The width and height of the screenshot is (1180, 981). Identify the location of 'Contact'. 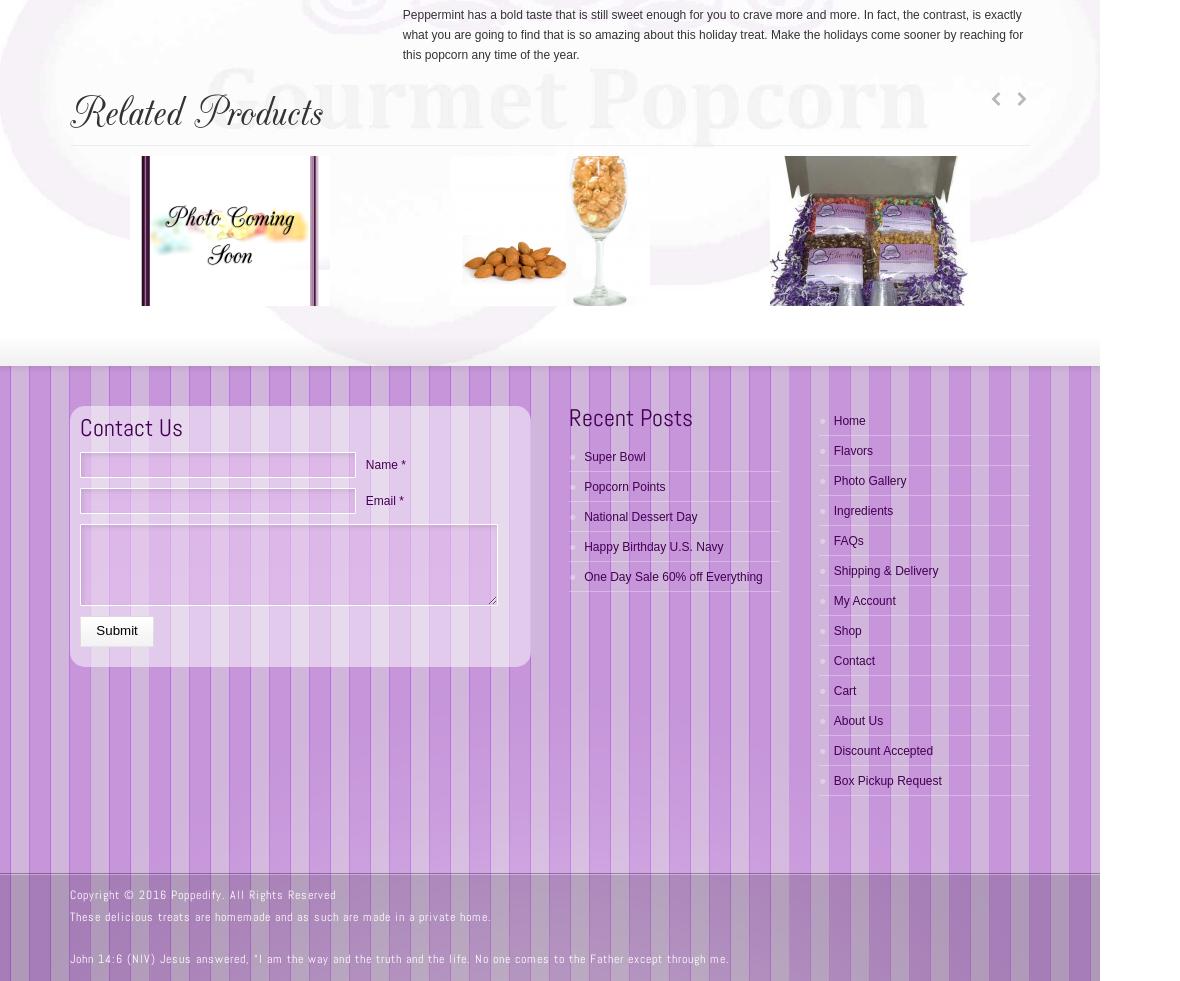
(853, 660).